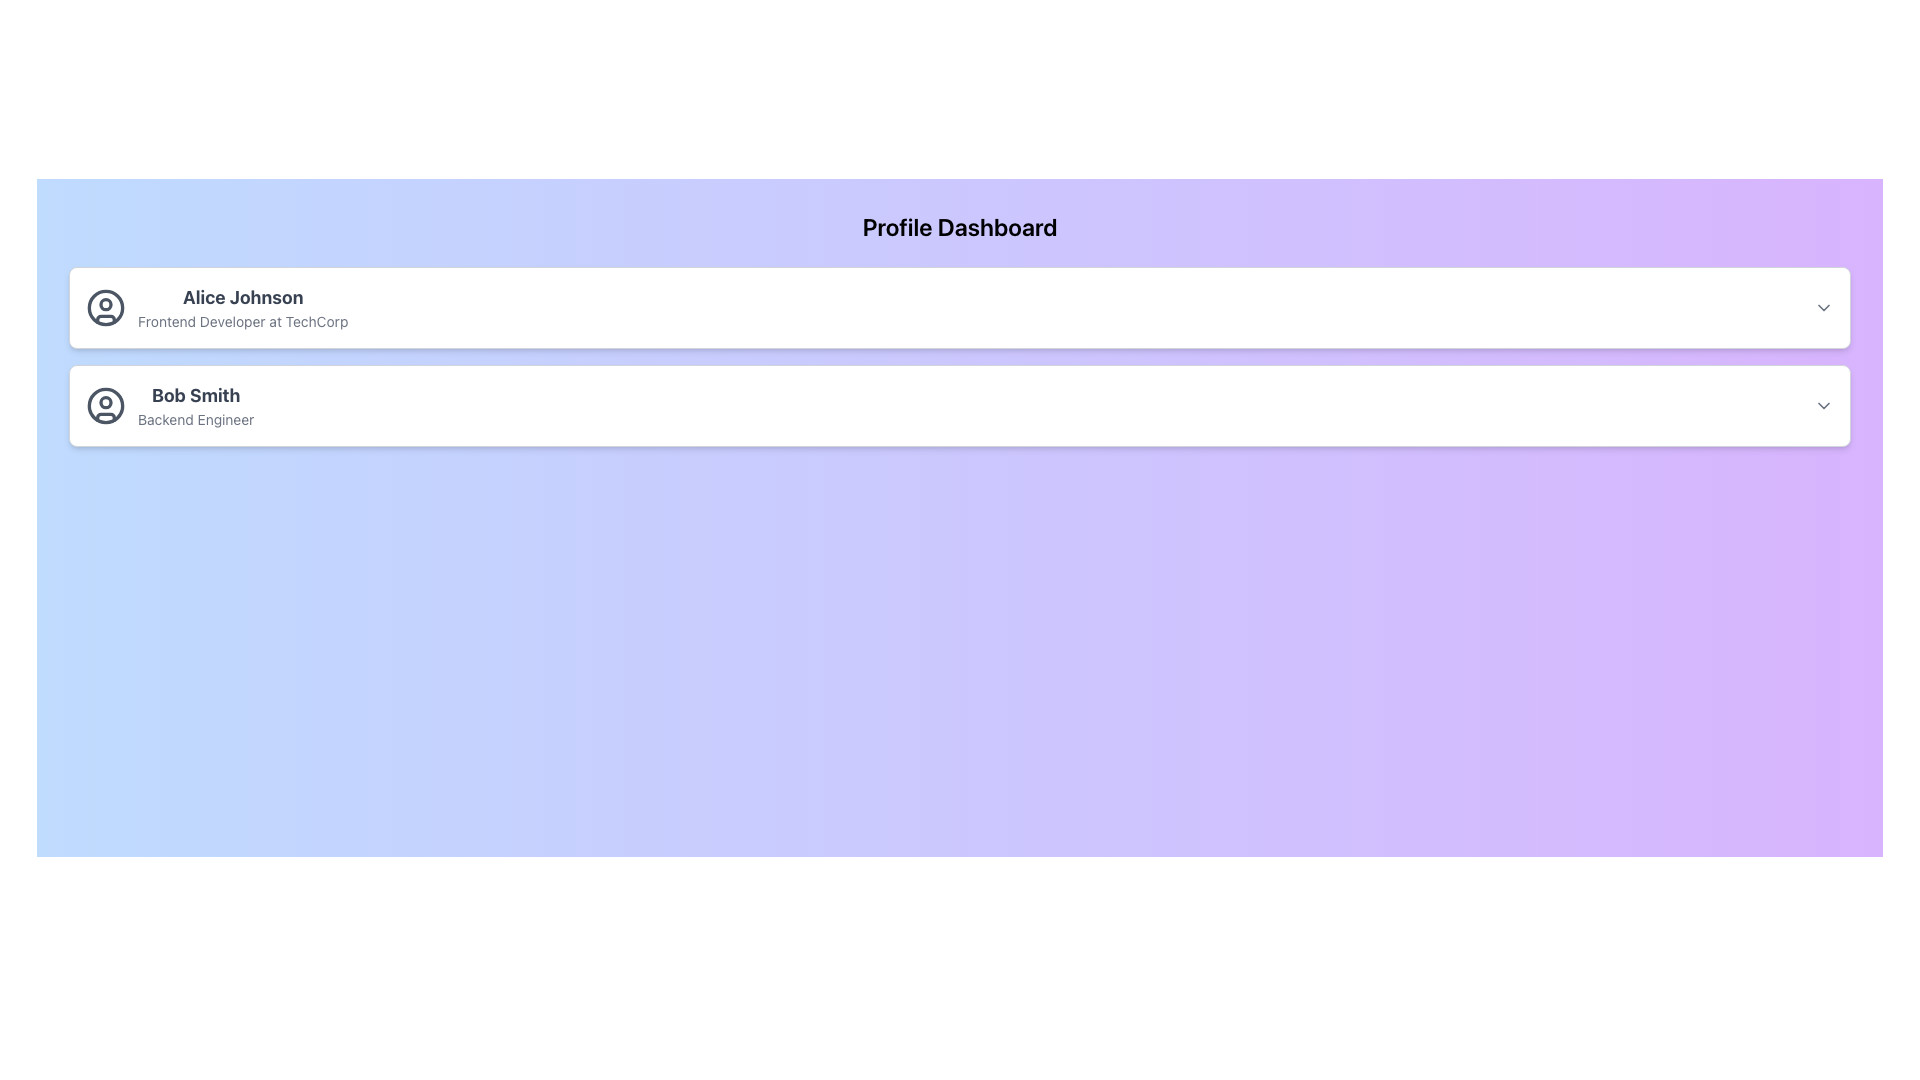  I want to click on the chevron-down icon located in the top-right corner of the card labeled 'Alice Johnson Frontend Developer at TechCorp', so click(1824, 308).